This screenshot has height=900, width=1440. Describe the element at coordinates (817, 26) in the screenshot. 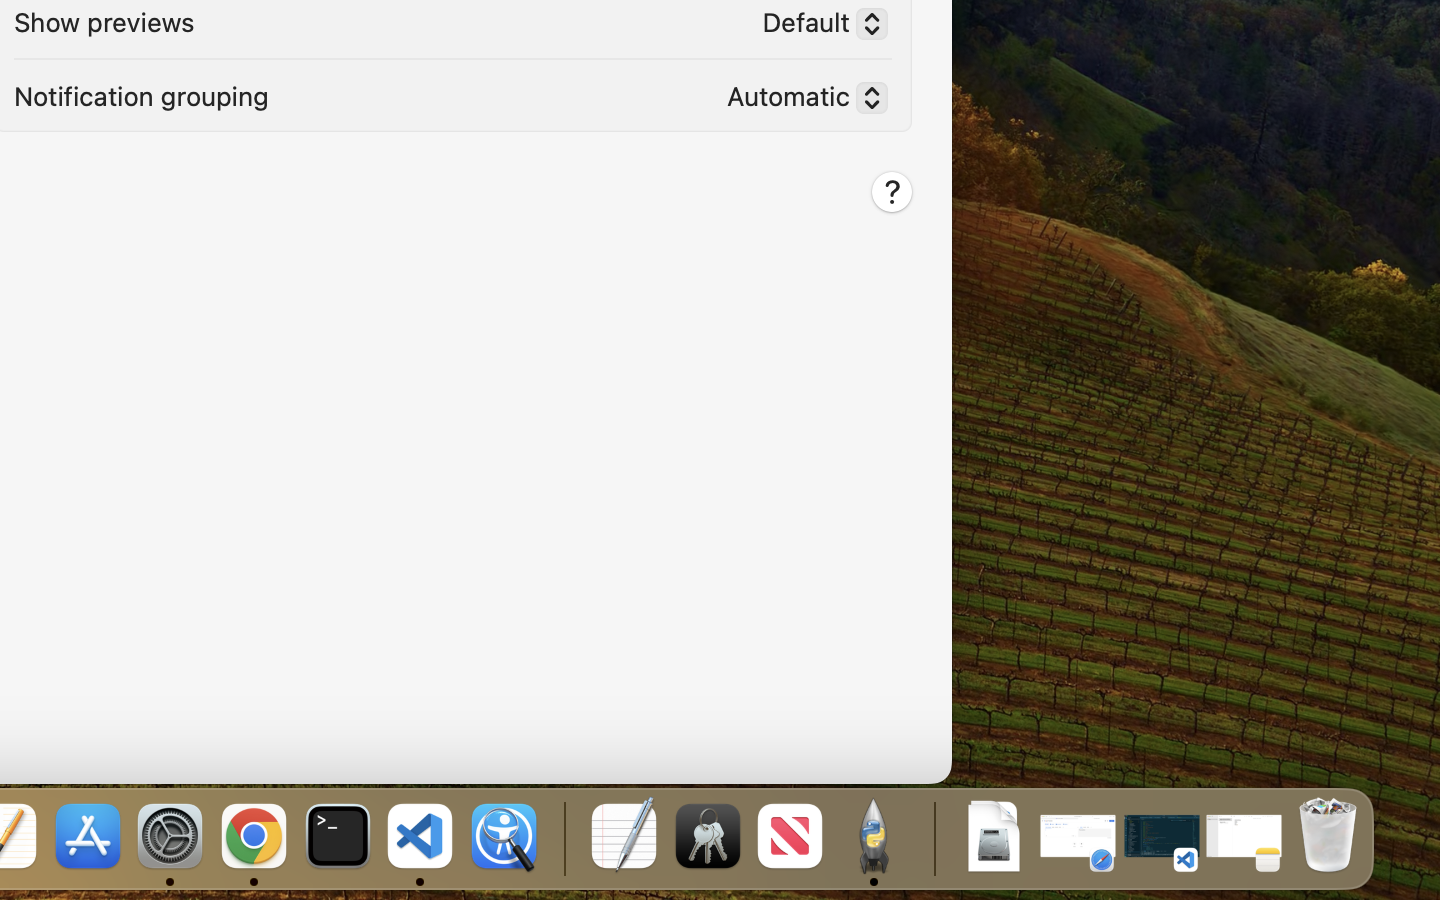

I see `'Default'` at that location.